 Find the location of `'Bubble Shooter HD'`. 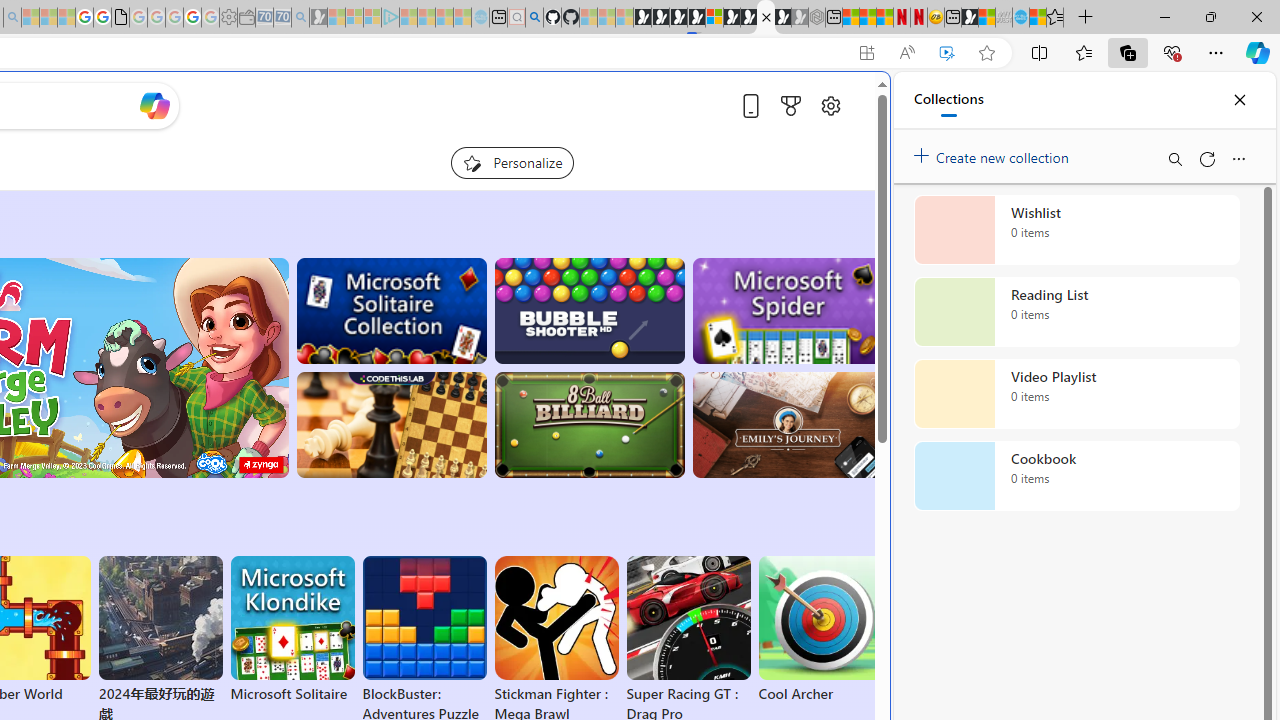

'Bubble Shooter HD' is located at coordinates (588, 311).